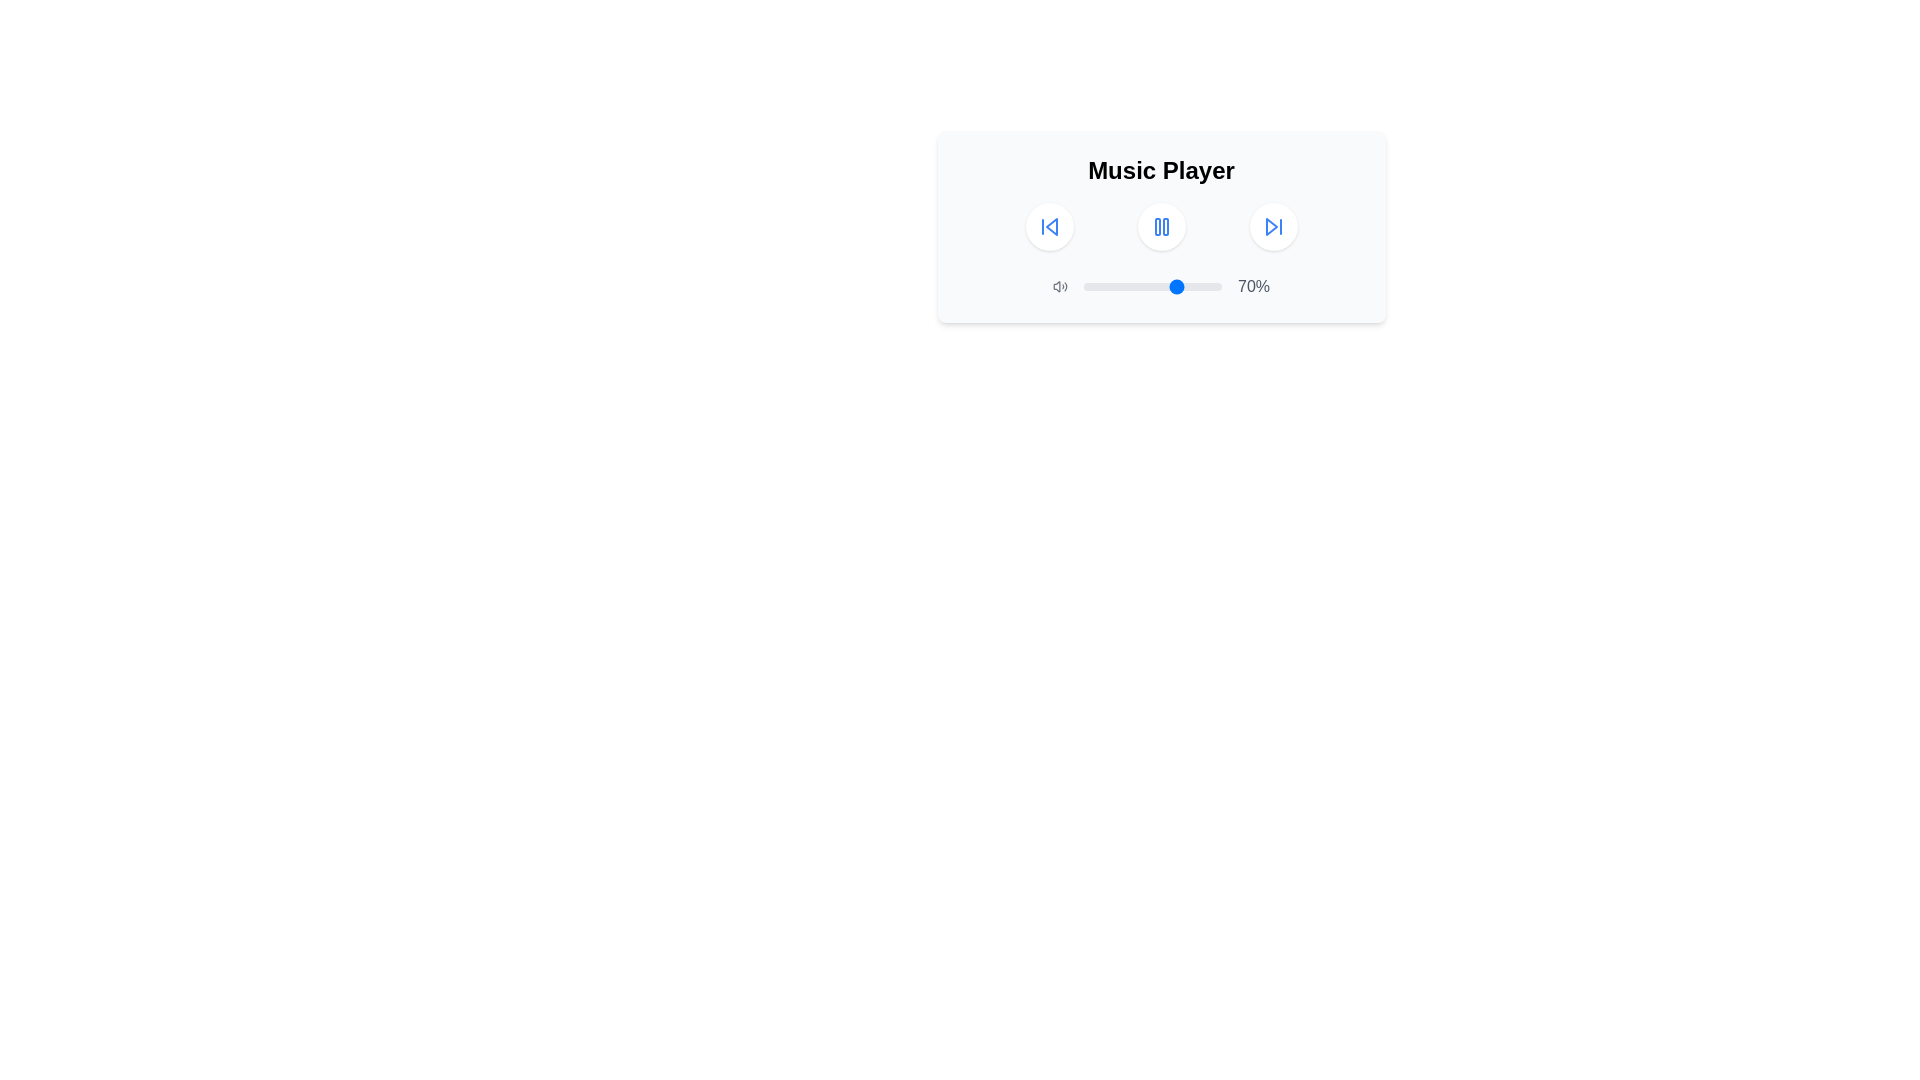 The width and height of the screenshot is (1920, 1080). I want to click on the playback control panel located below the 'Music Player' title, so click(1161, 226).